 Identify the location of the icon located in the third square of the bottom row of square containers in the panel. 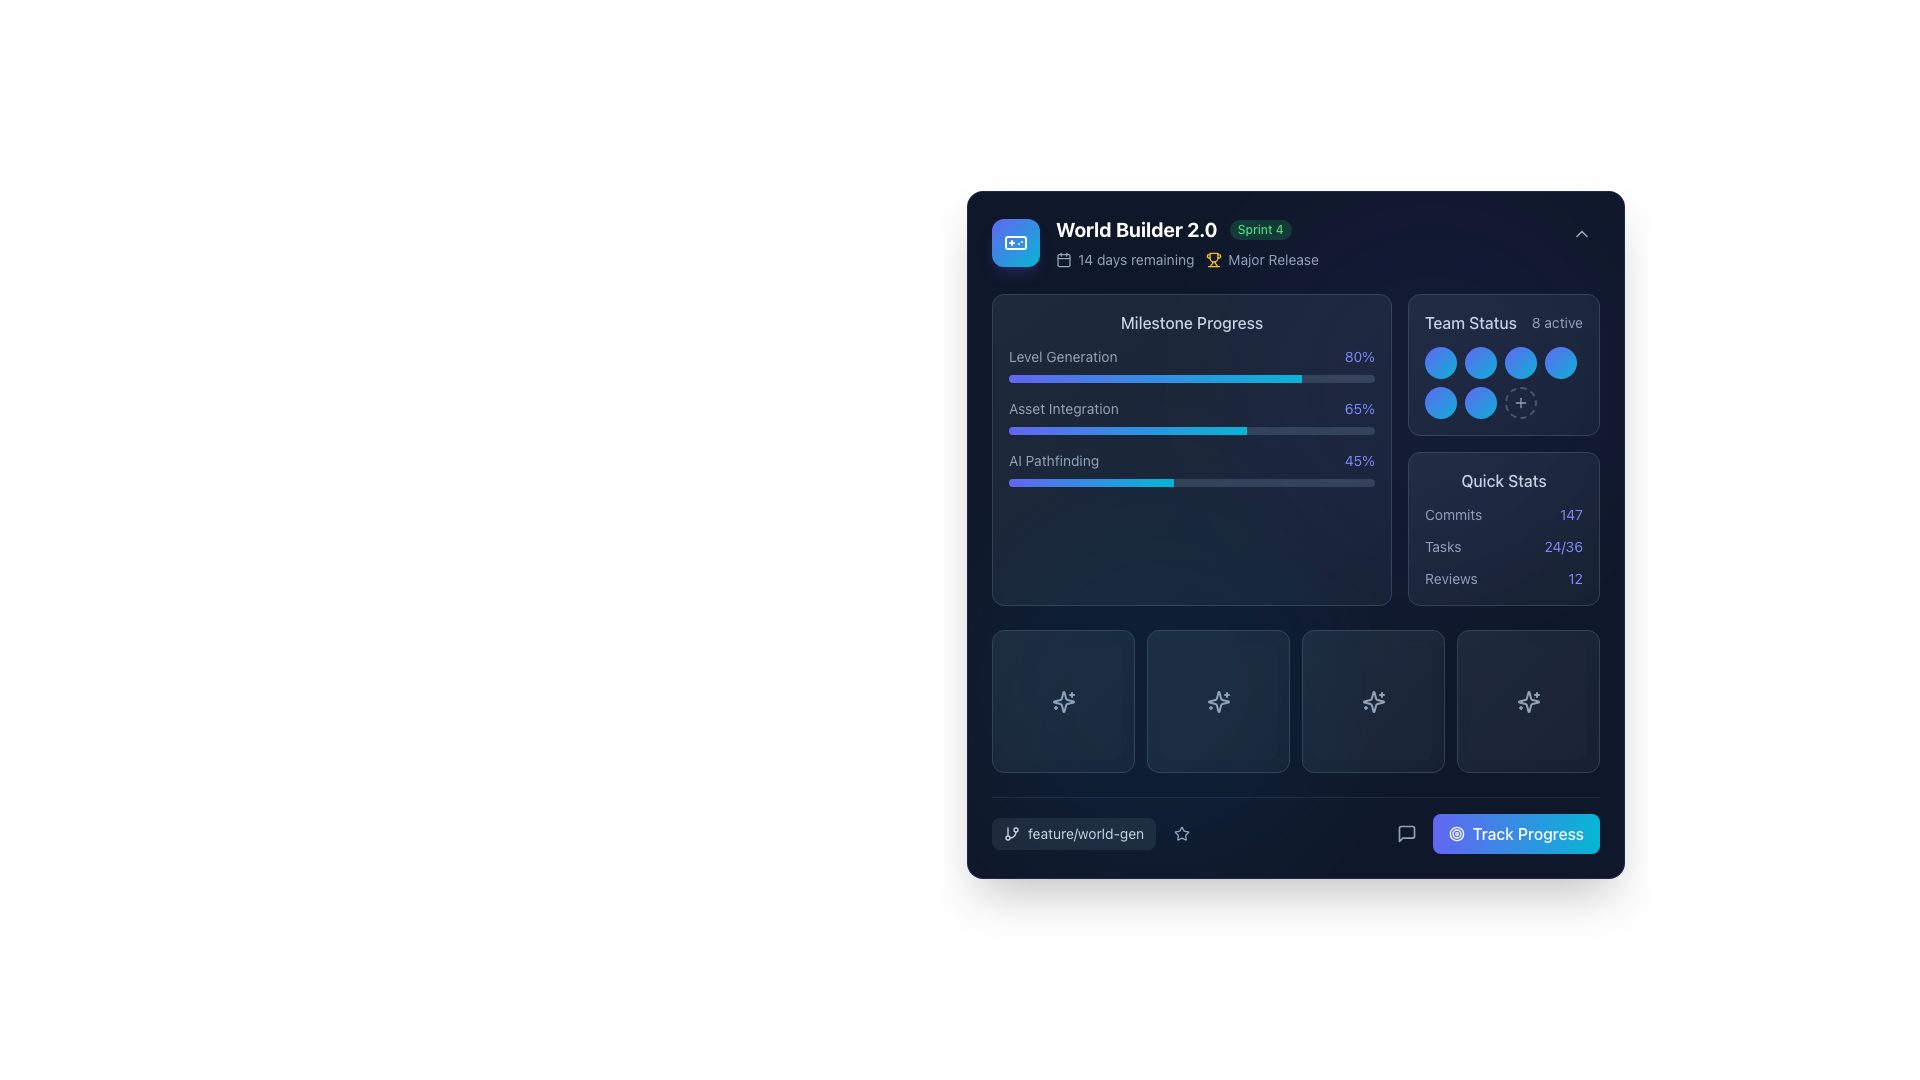
(1372, 700).